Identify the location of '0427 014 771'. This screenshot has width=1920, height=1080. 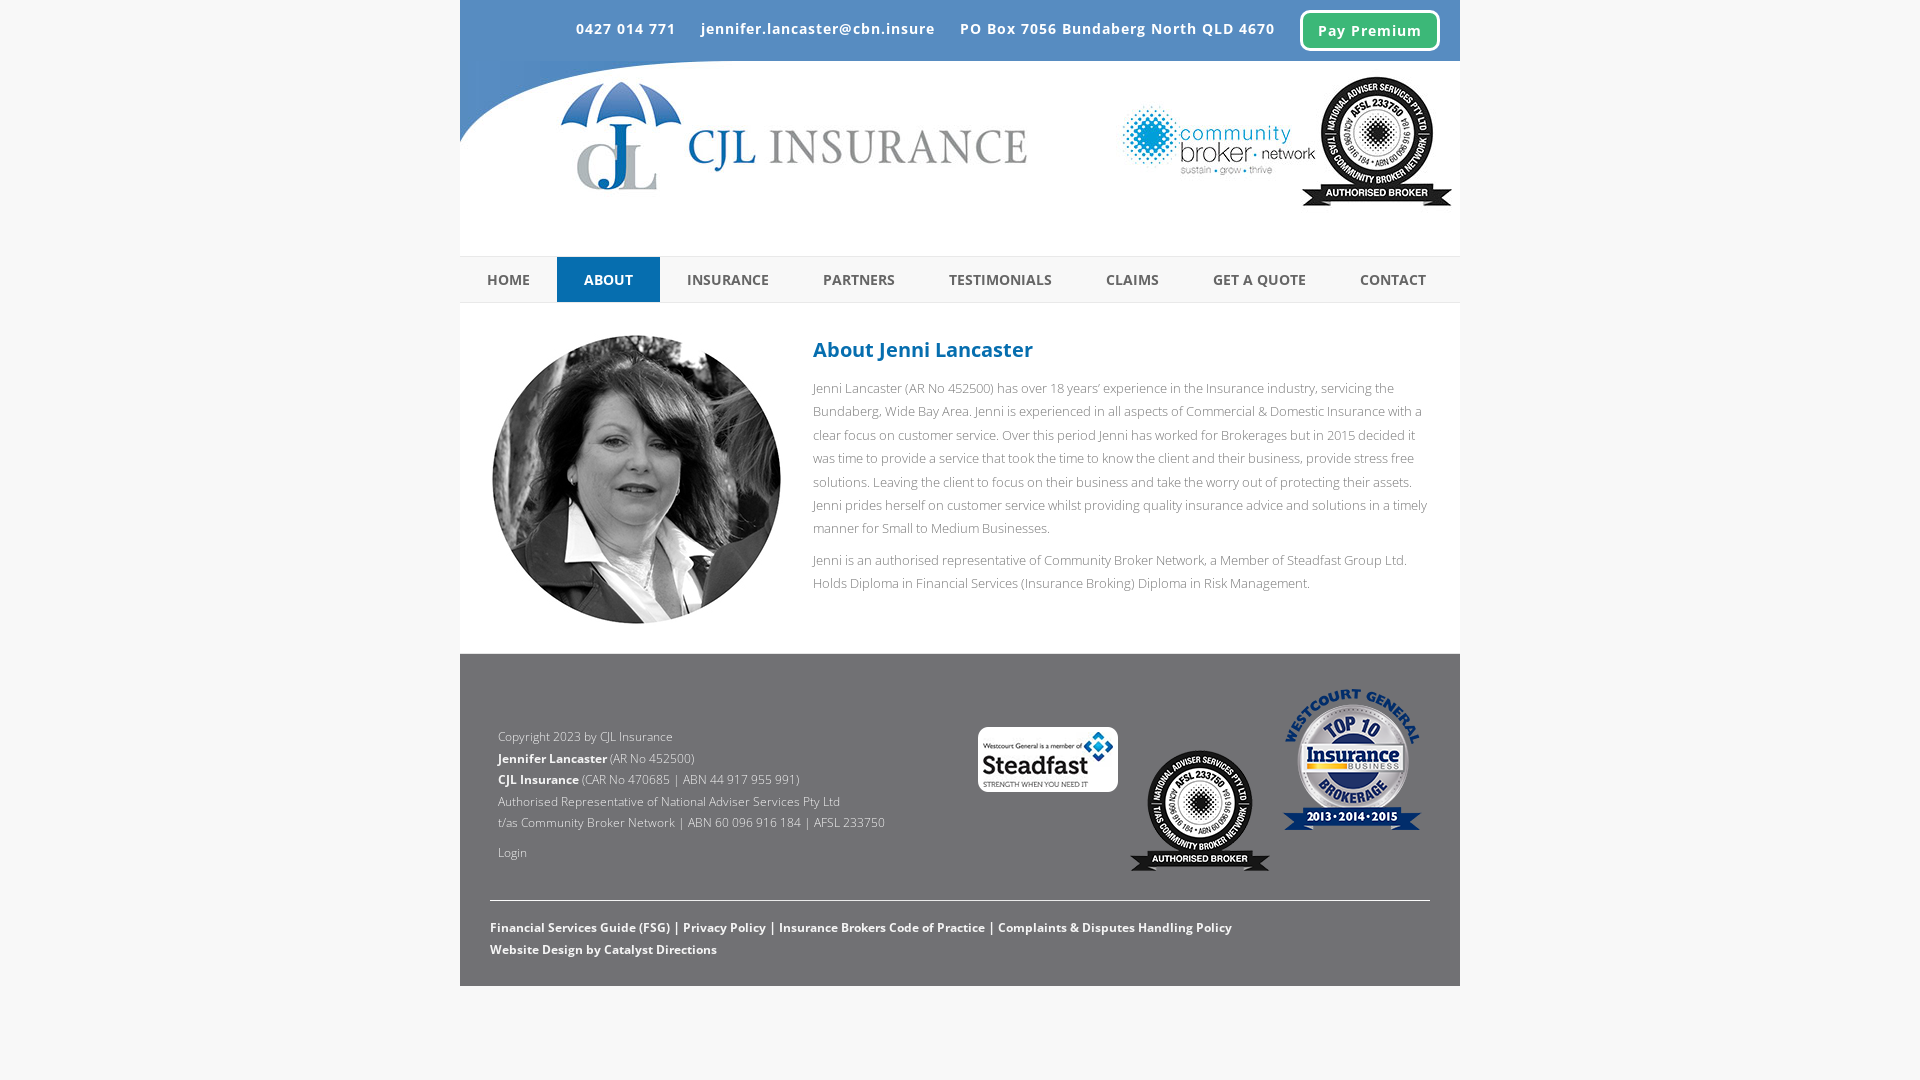
(575, 28).